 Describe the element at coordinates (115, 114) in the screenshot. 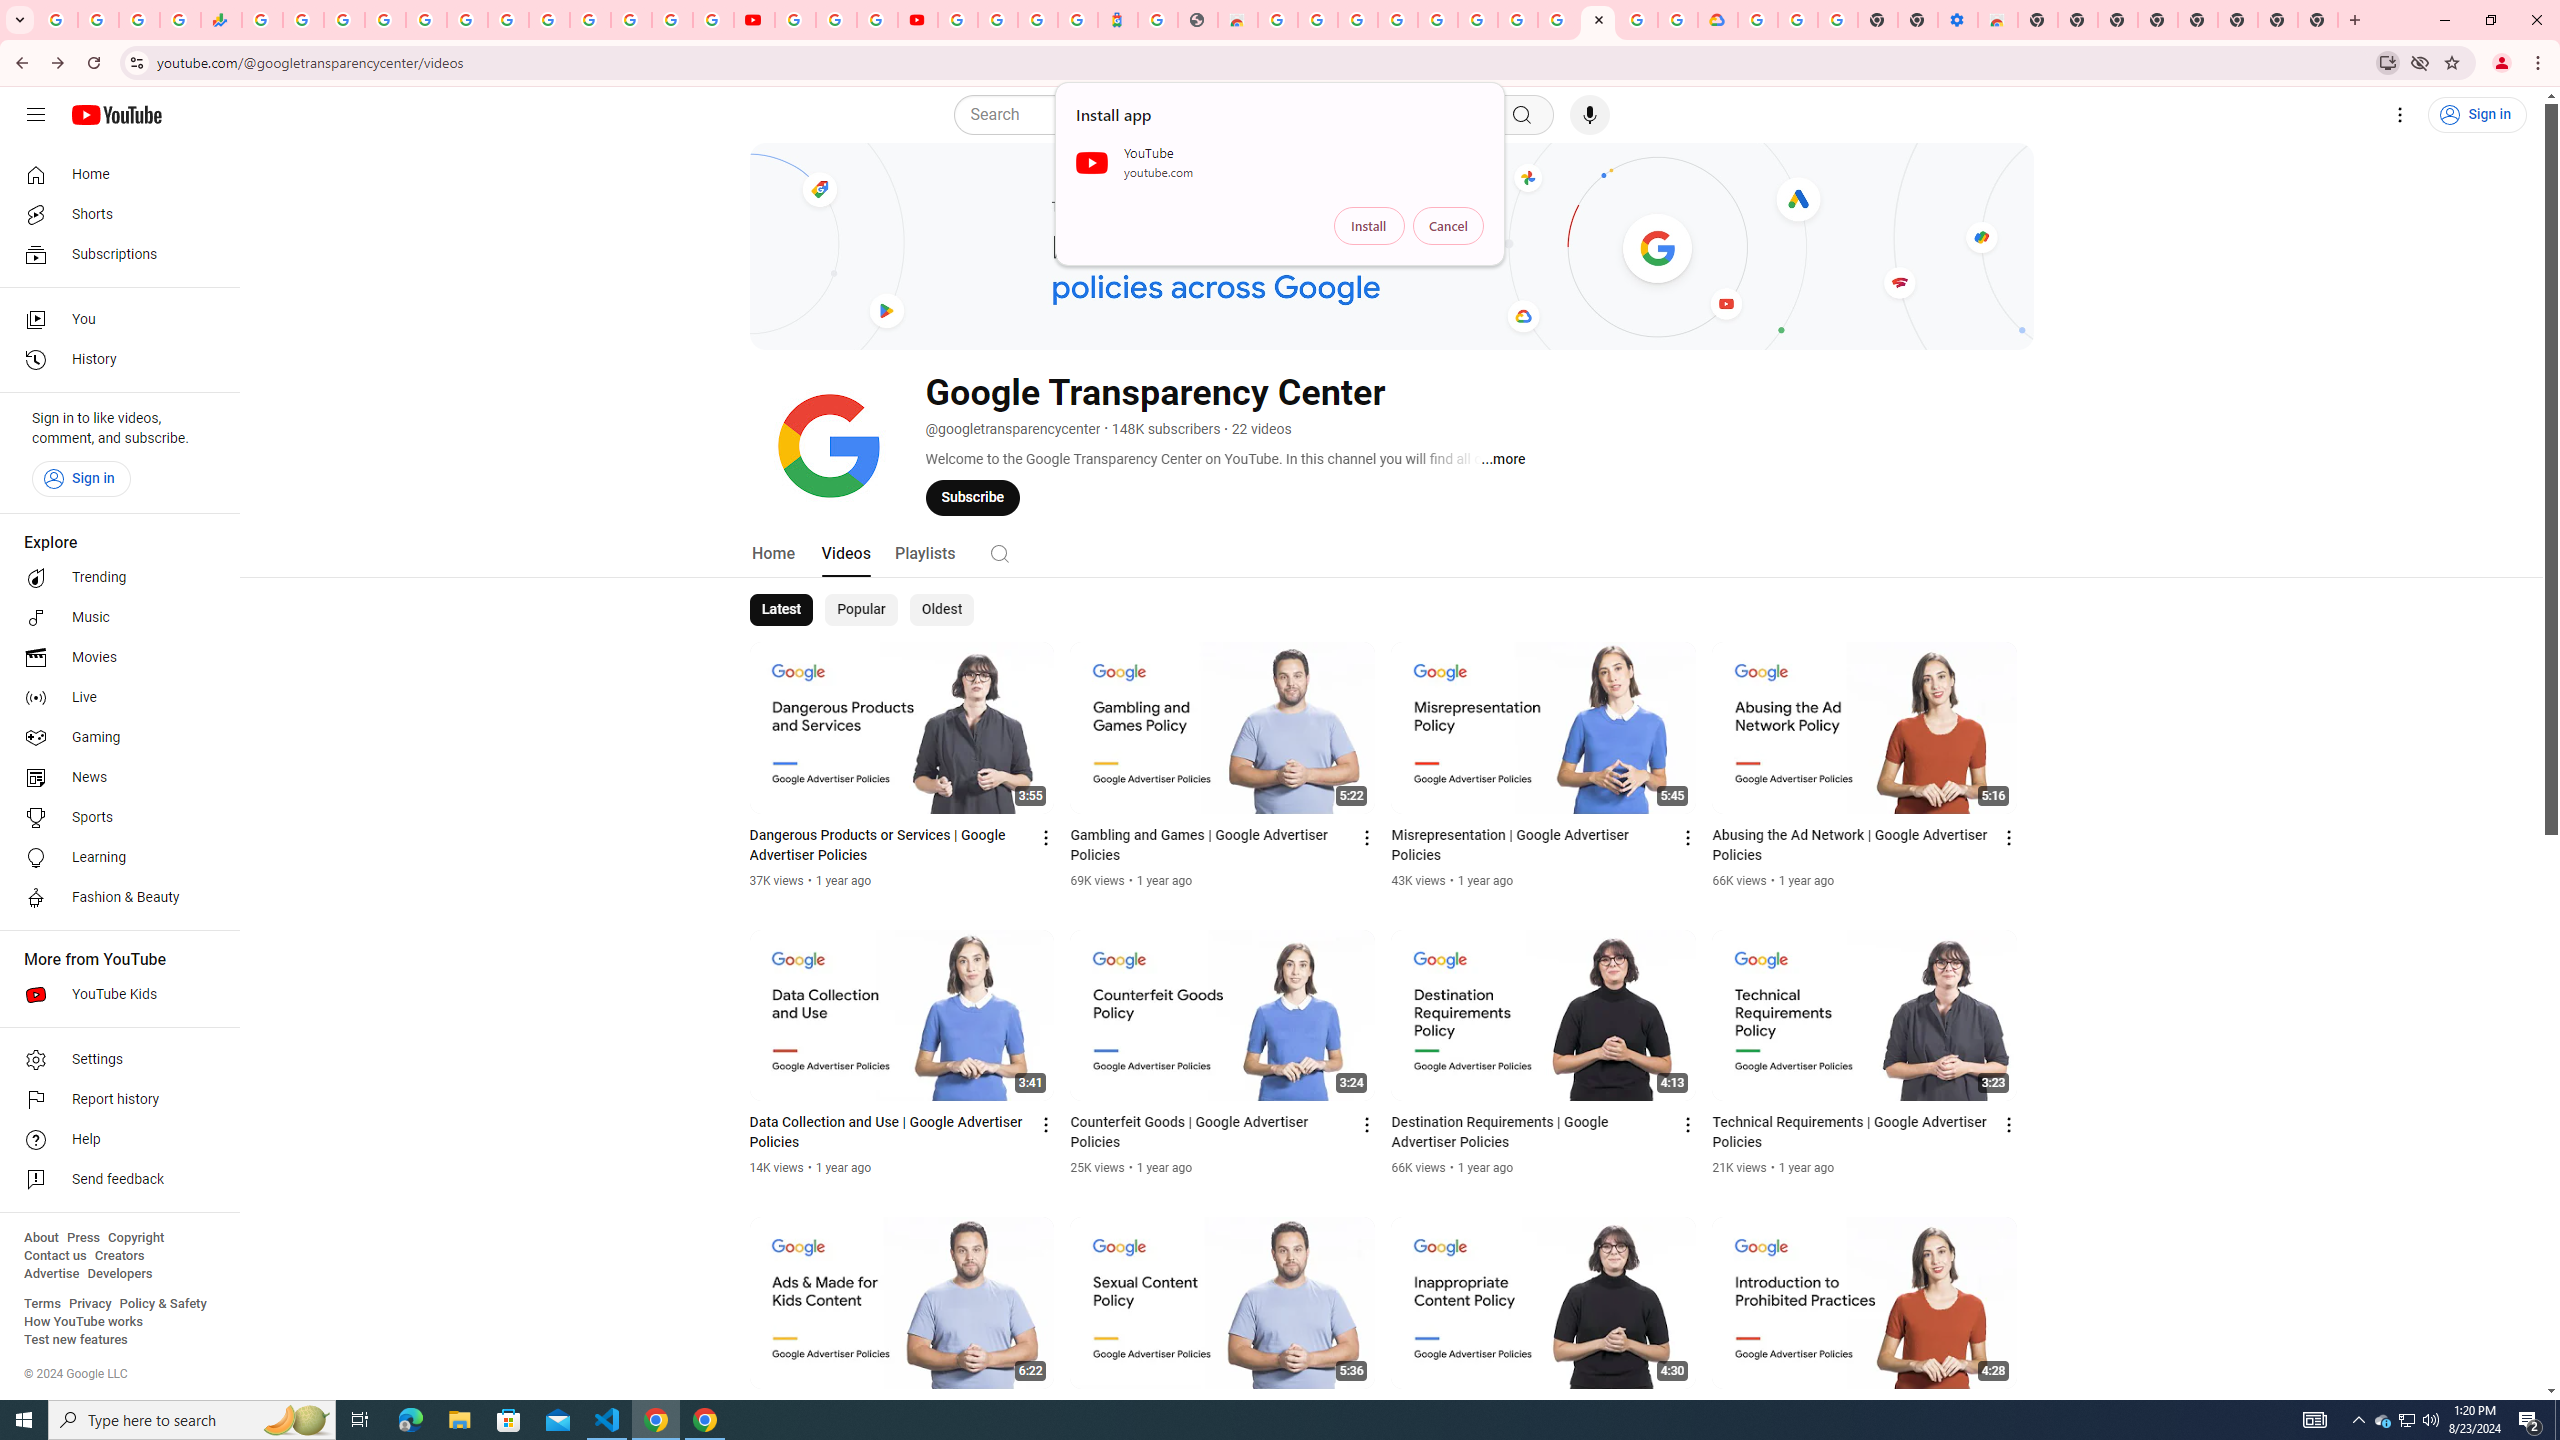

I see `'YouTube Home'` at that location.